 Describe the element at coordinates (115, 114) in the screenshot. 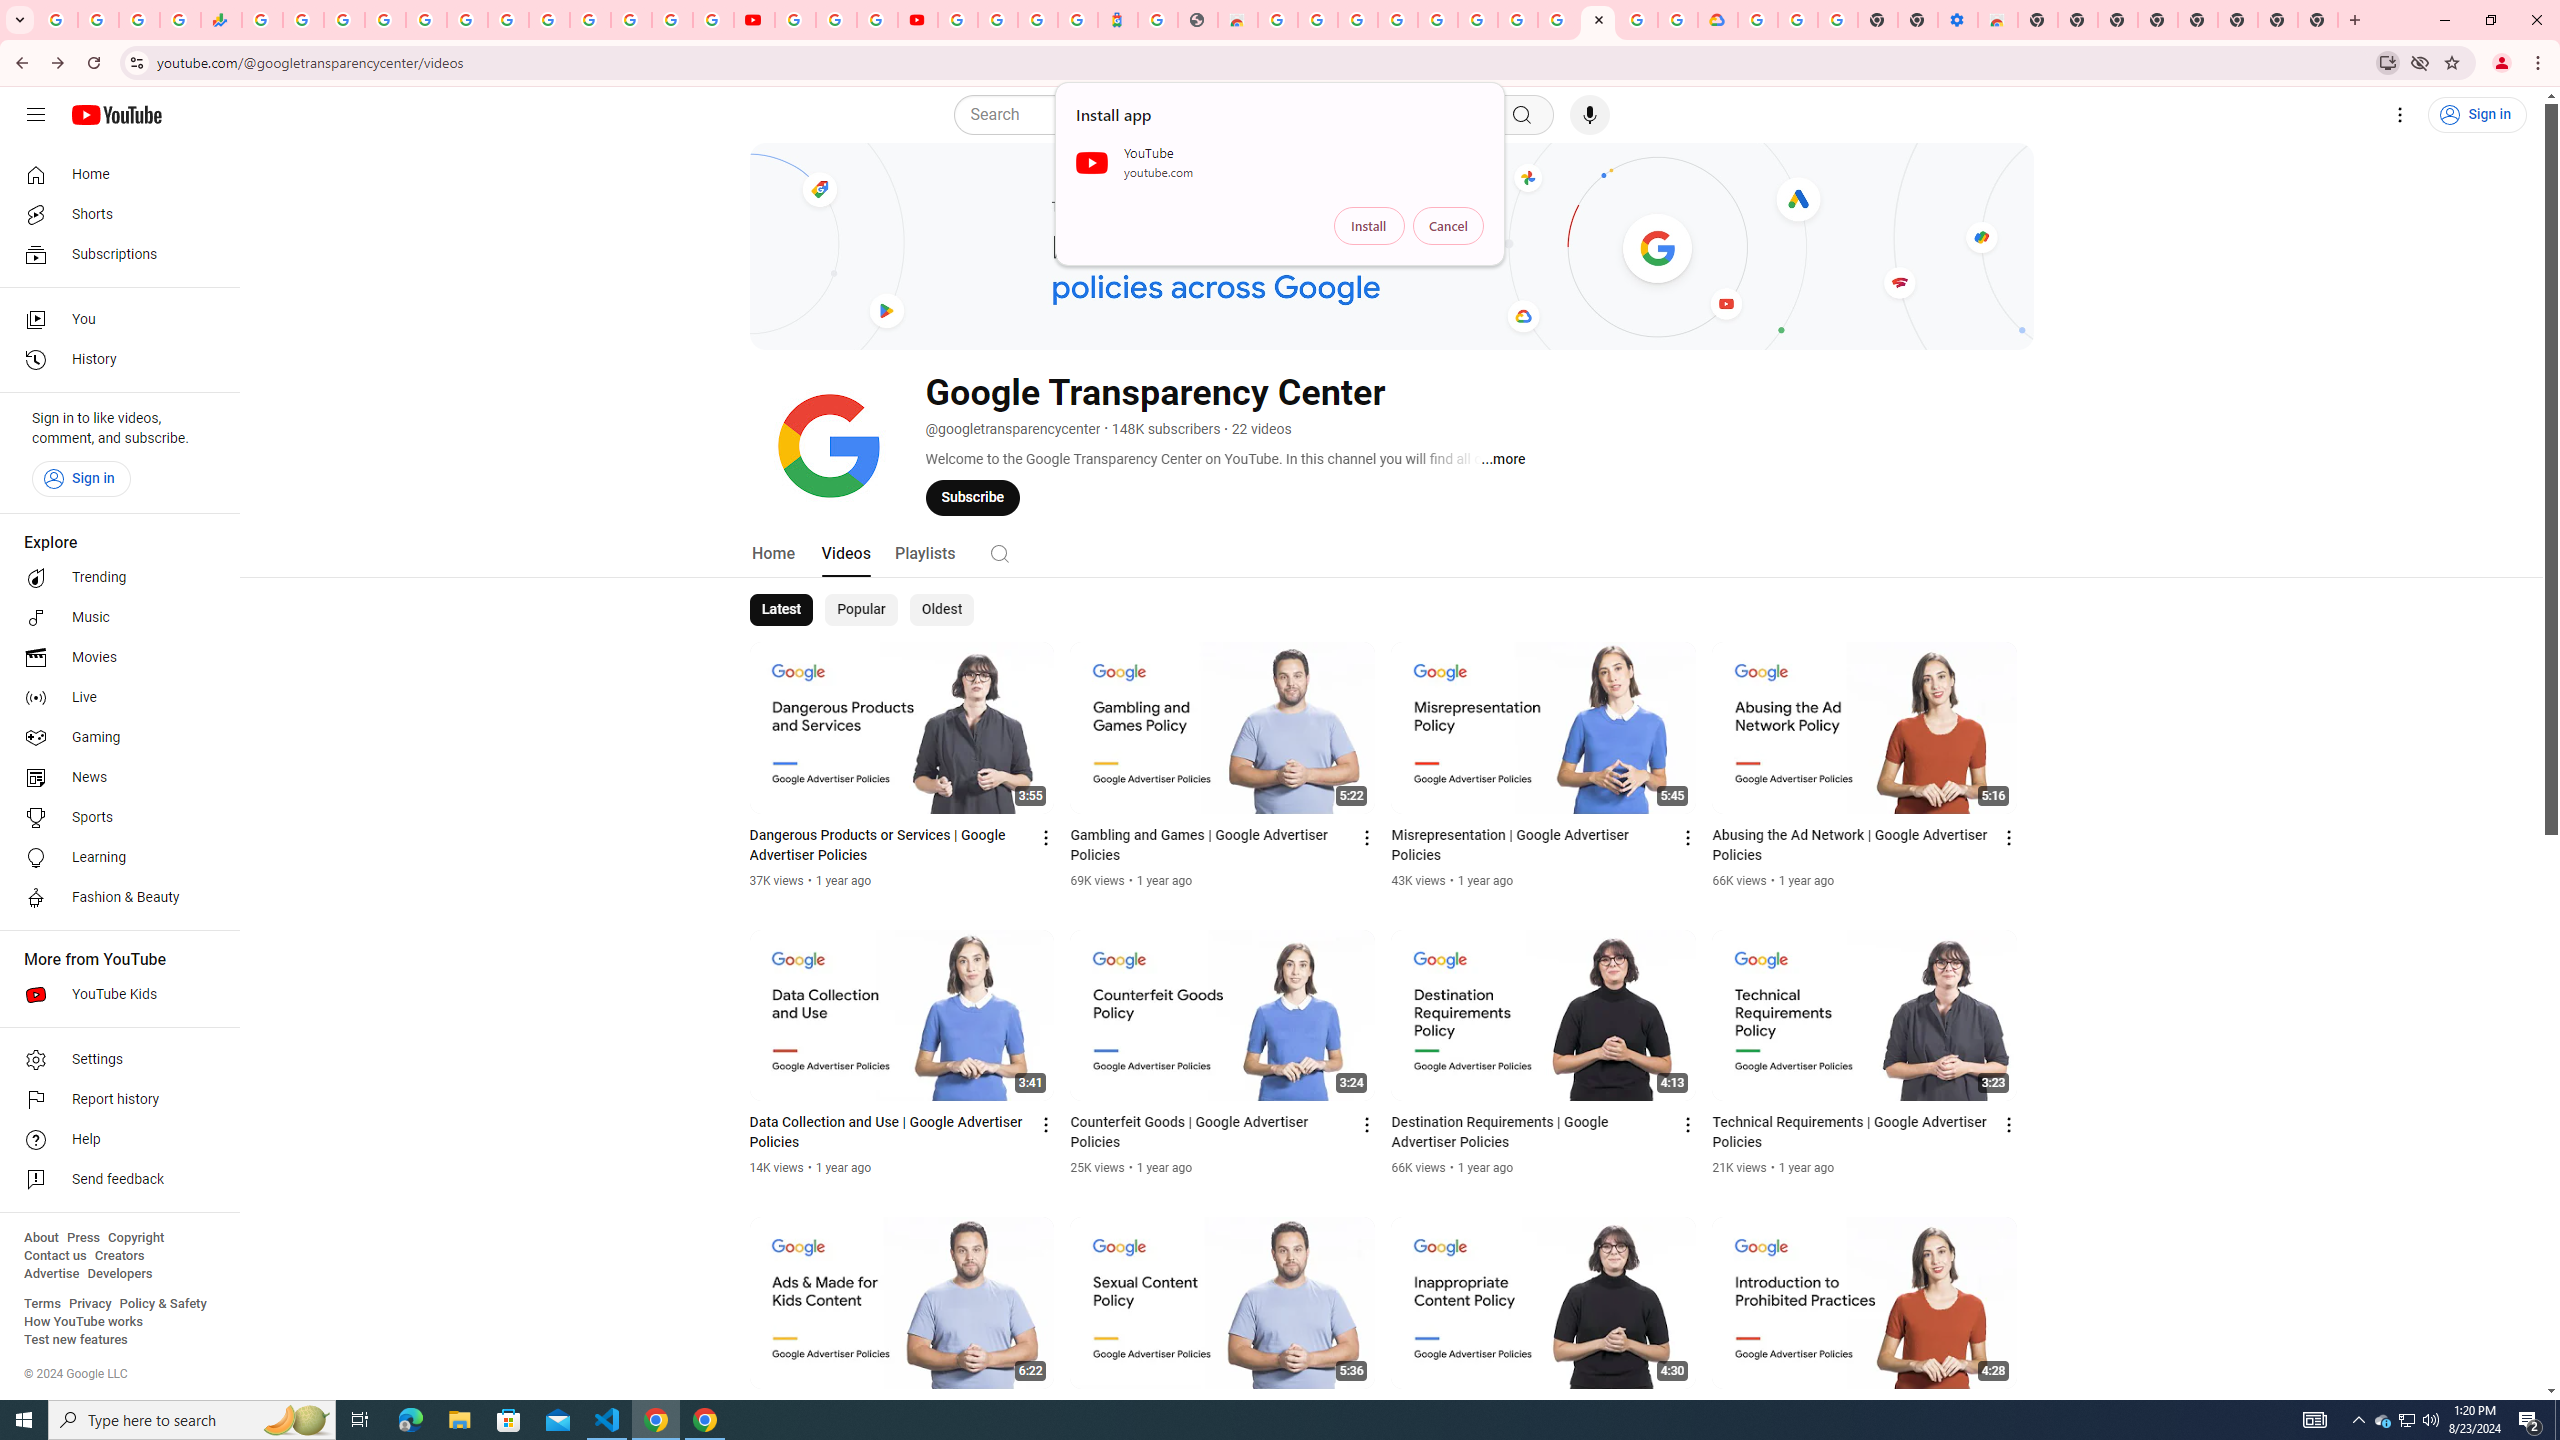

I see `'YouTube Home'` at that location.